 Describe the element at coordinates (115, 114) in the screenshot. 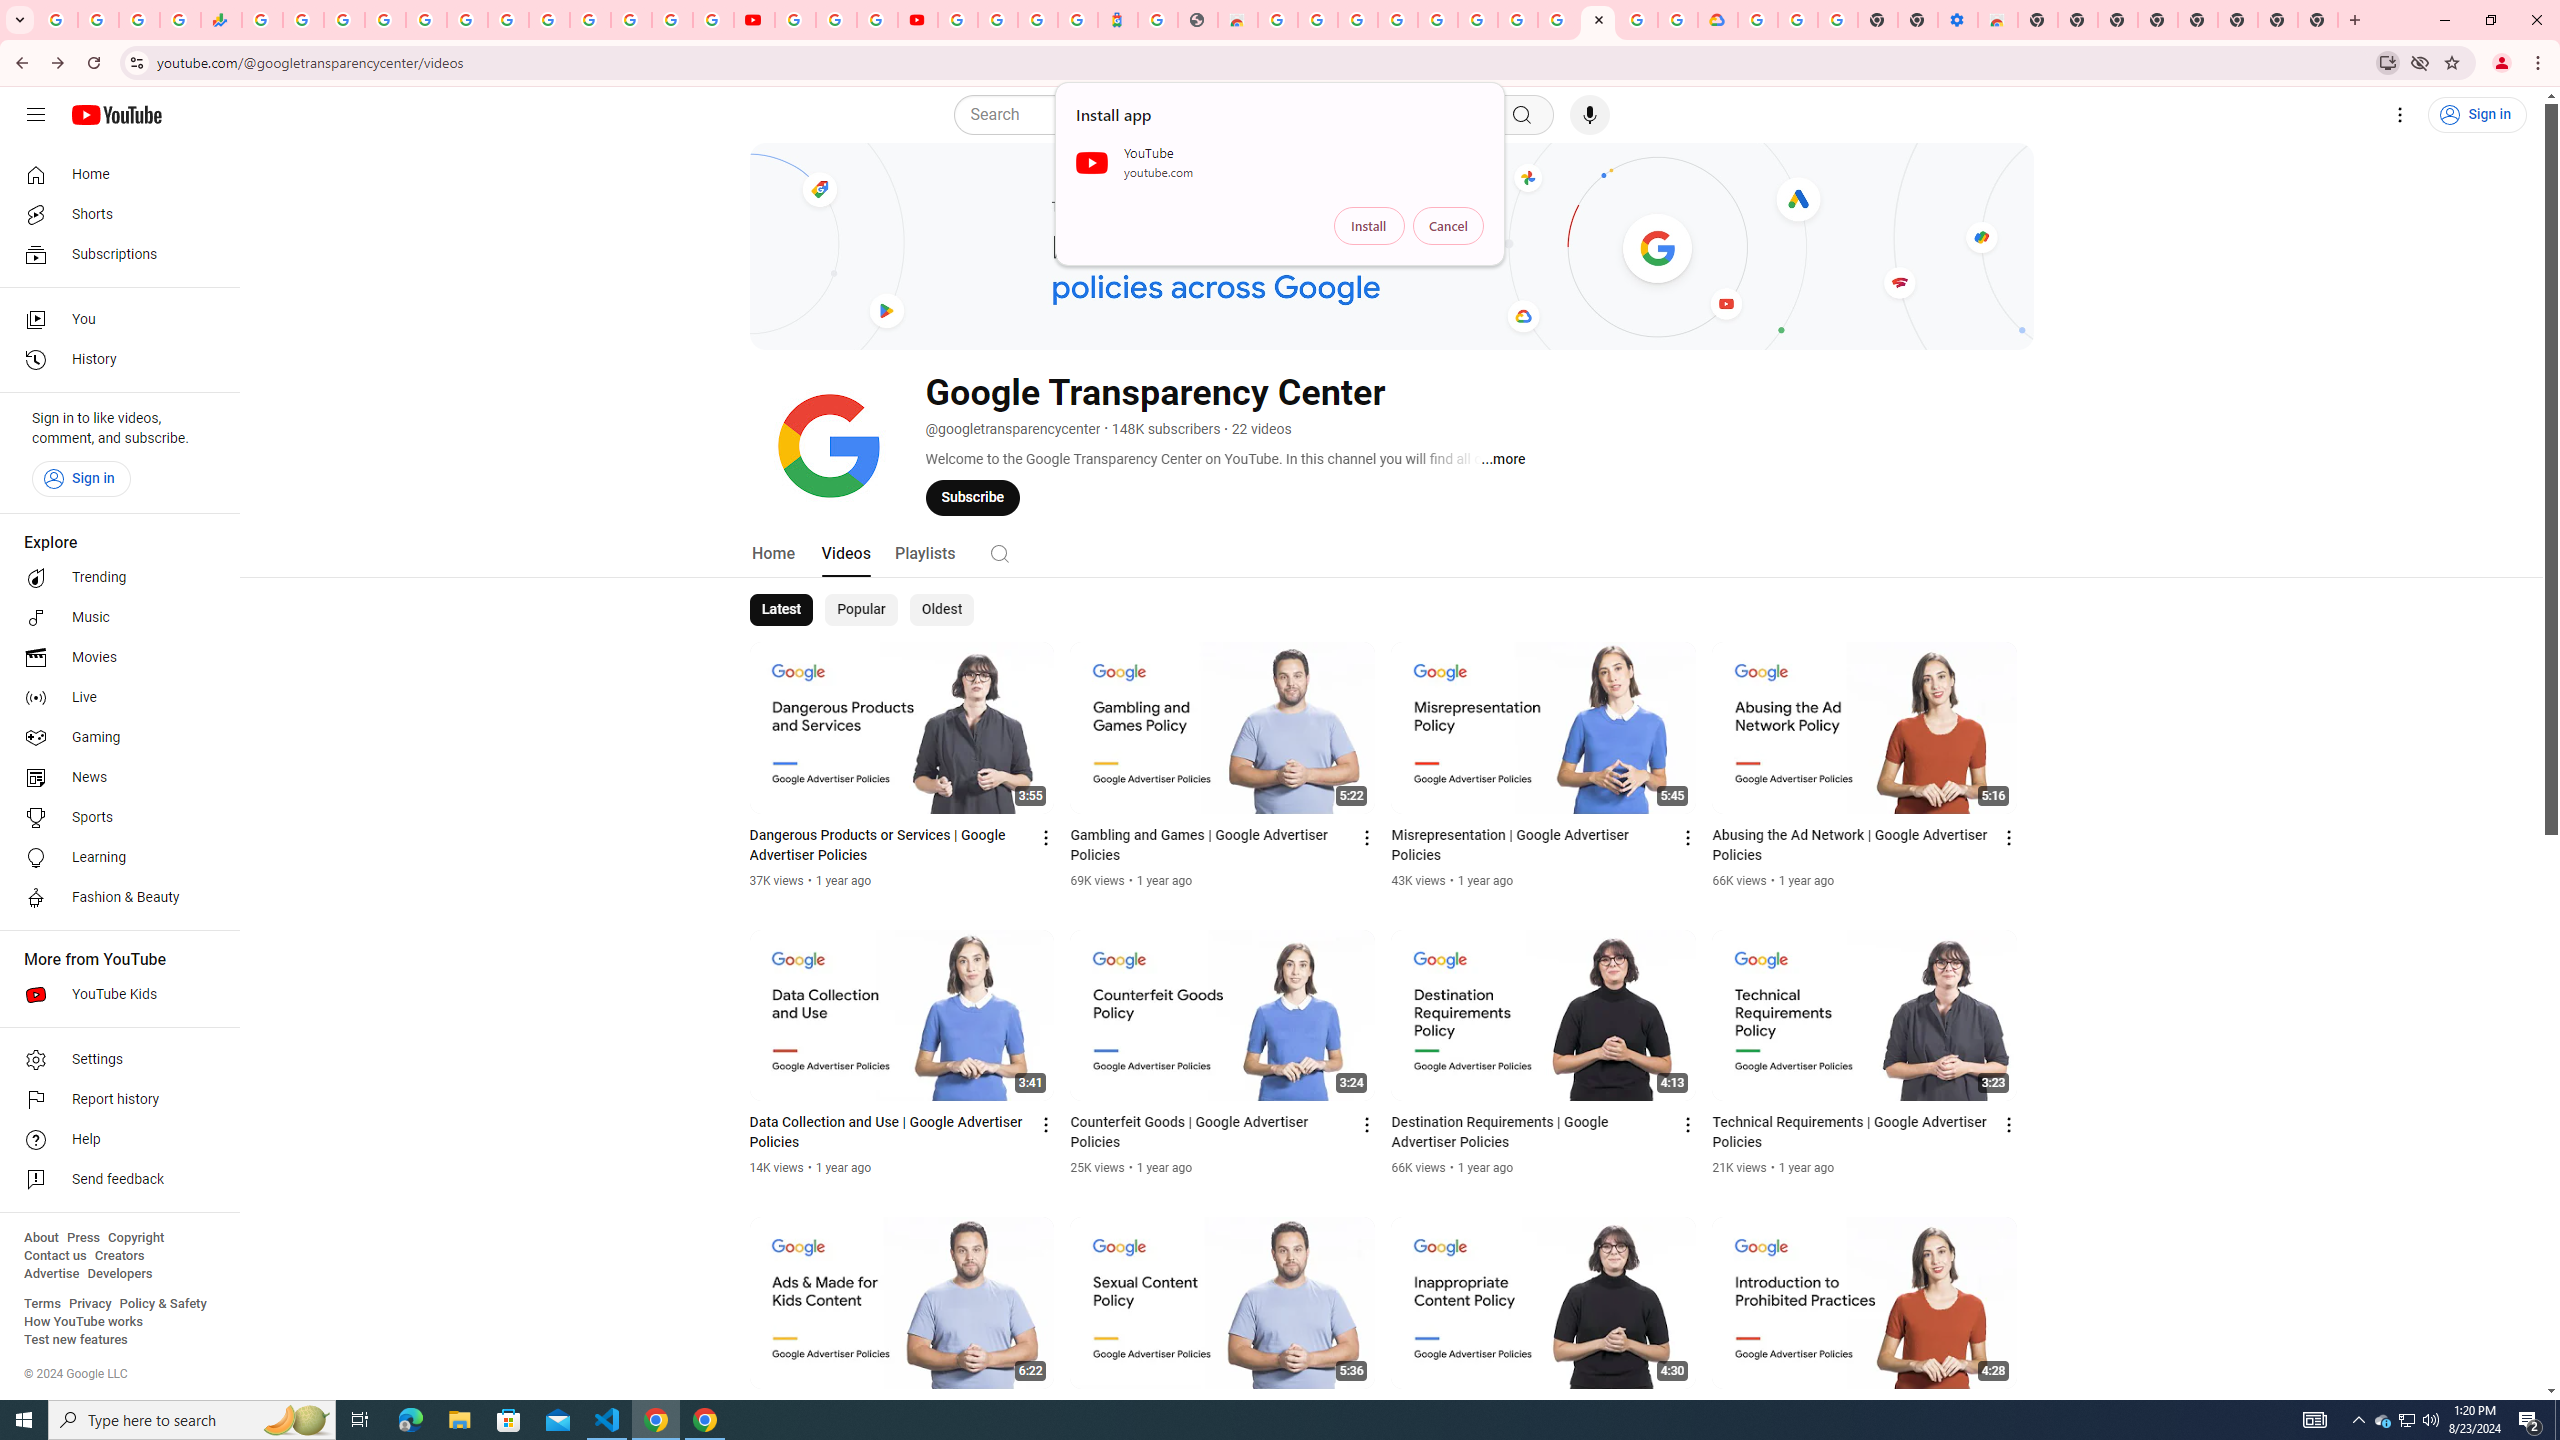

I see `'YouTube Home'` at that location.